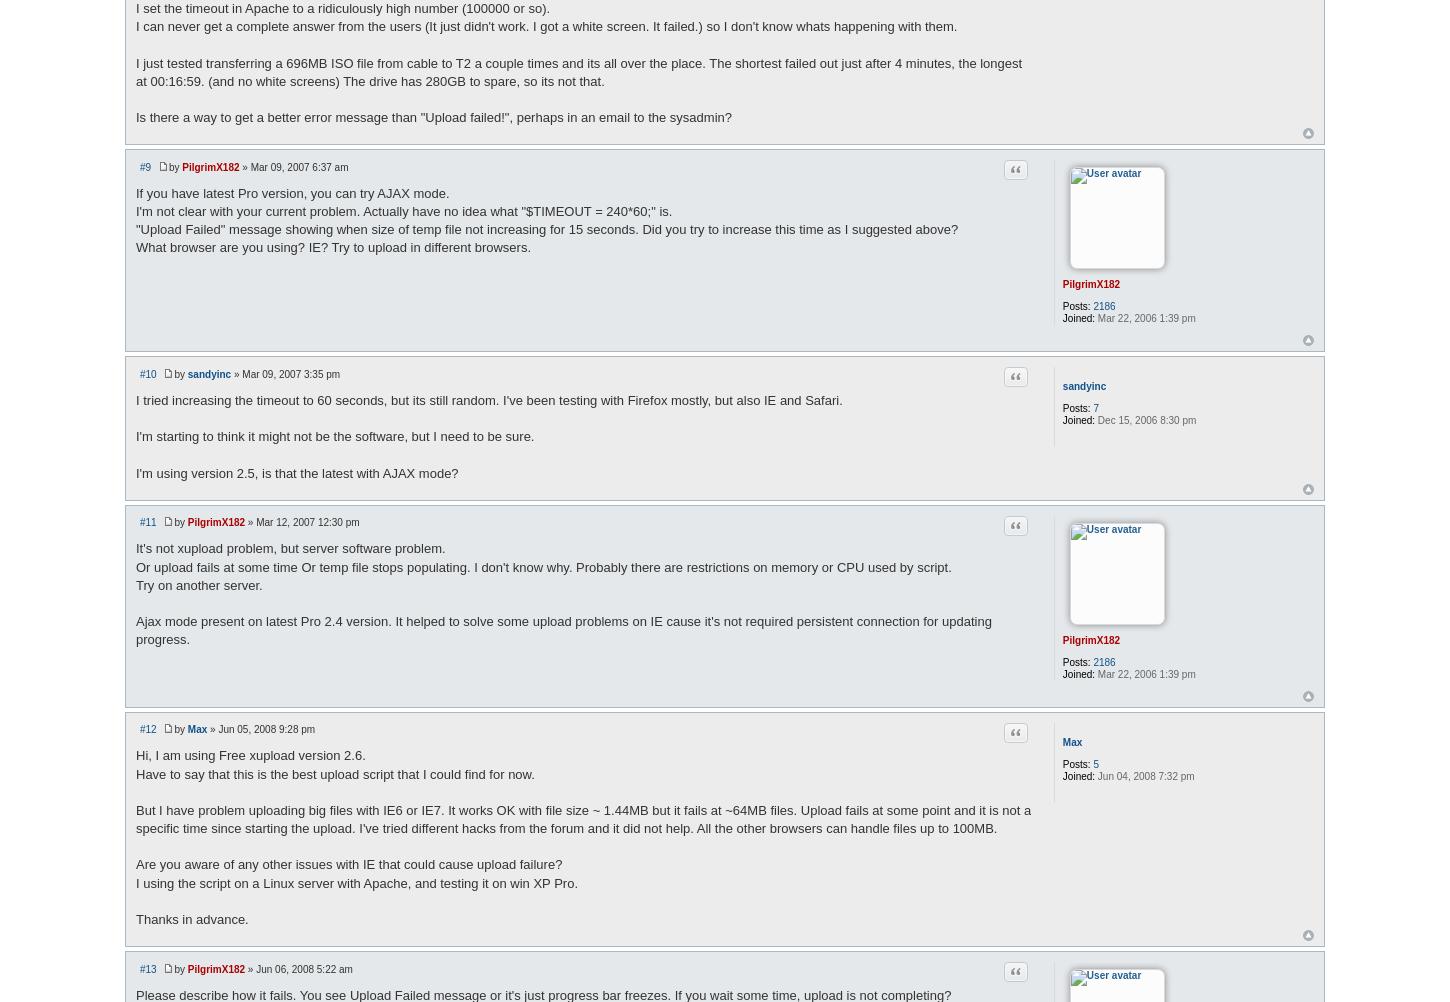 This screenshot has height=1002, width=1450. Describe the element at coordinates (546, 26) in the screenshot. I see `'I can never get a complete answer from the users (It just didn't work.  I got a white screen.  It failed.) so I don't know whats happening with them.'` at that location.